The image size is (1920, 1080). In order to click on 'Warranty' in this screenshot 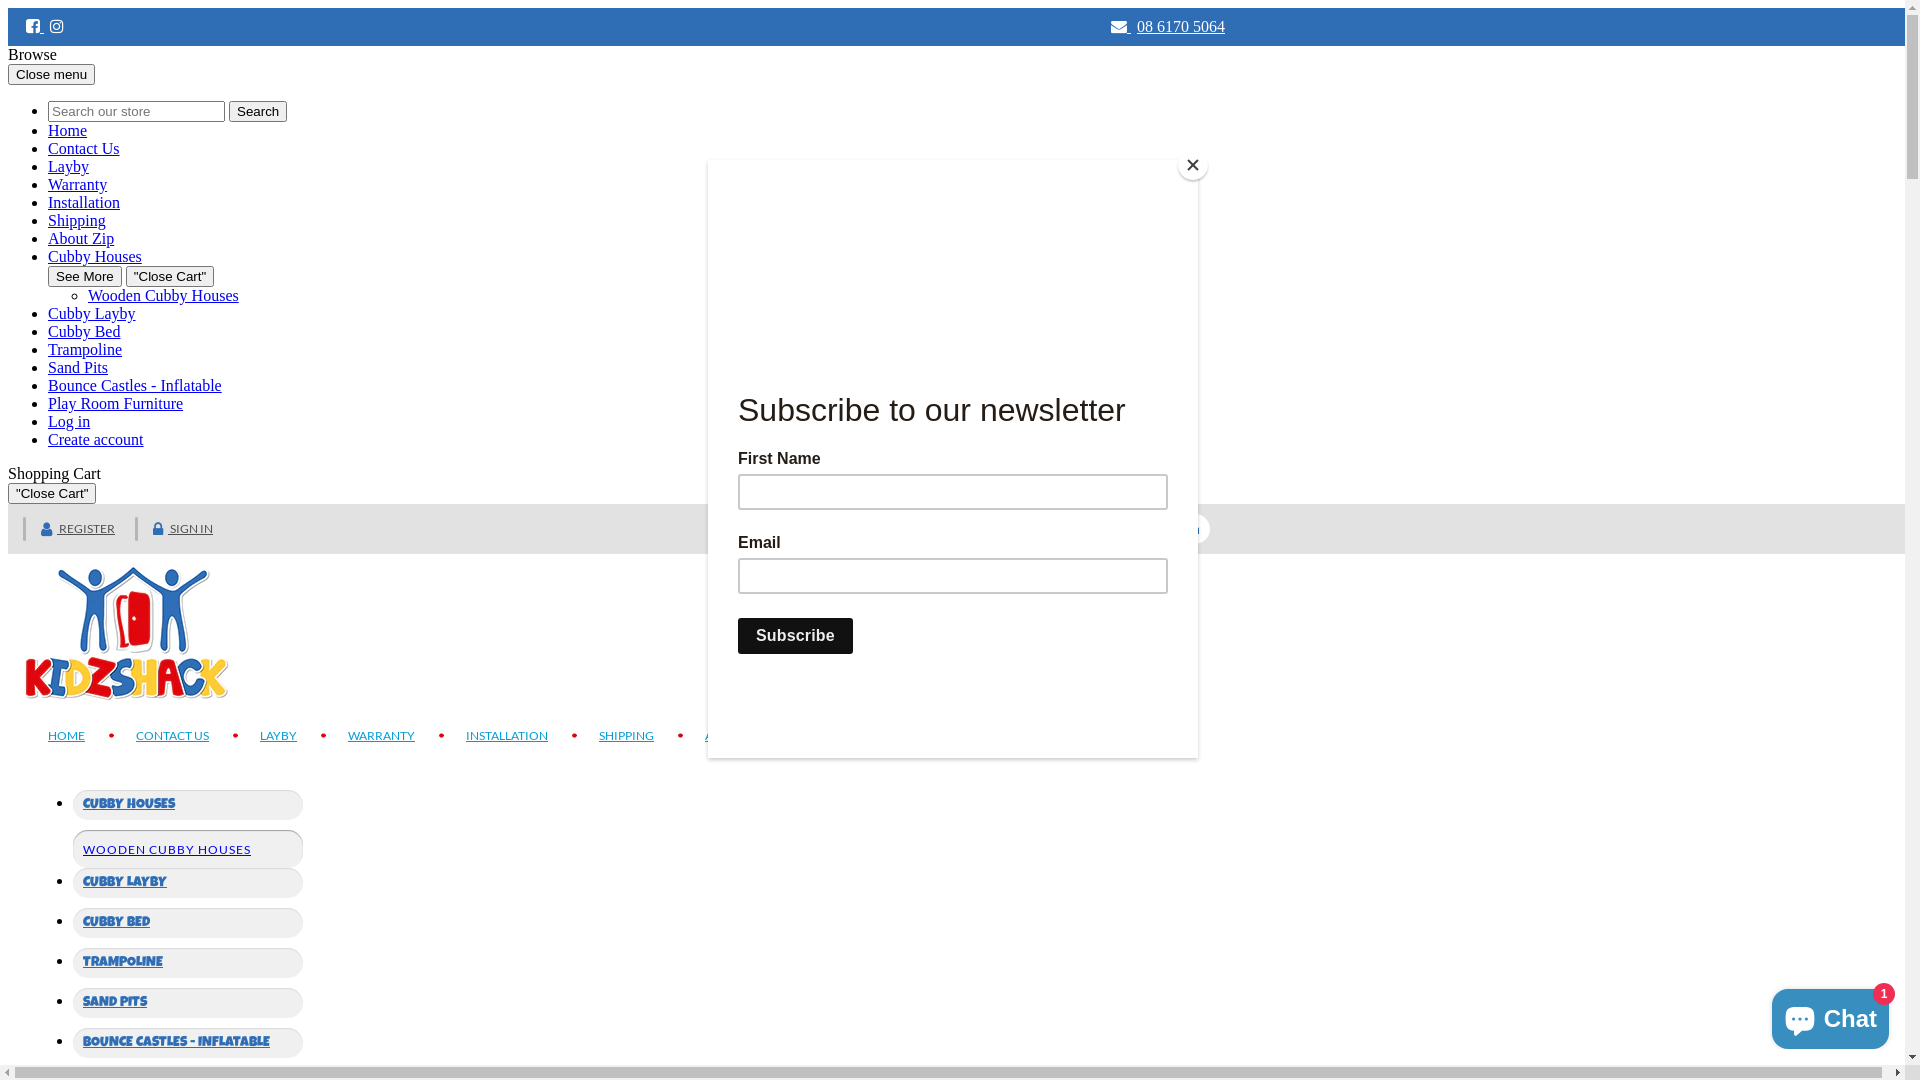, I will do `click(77, 184)`.